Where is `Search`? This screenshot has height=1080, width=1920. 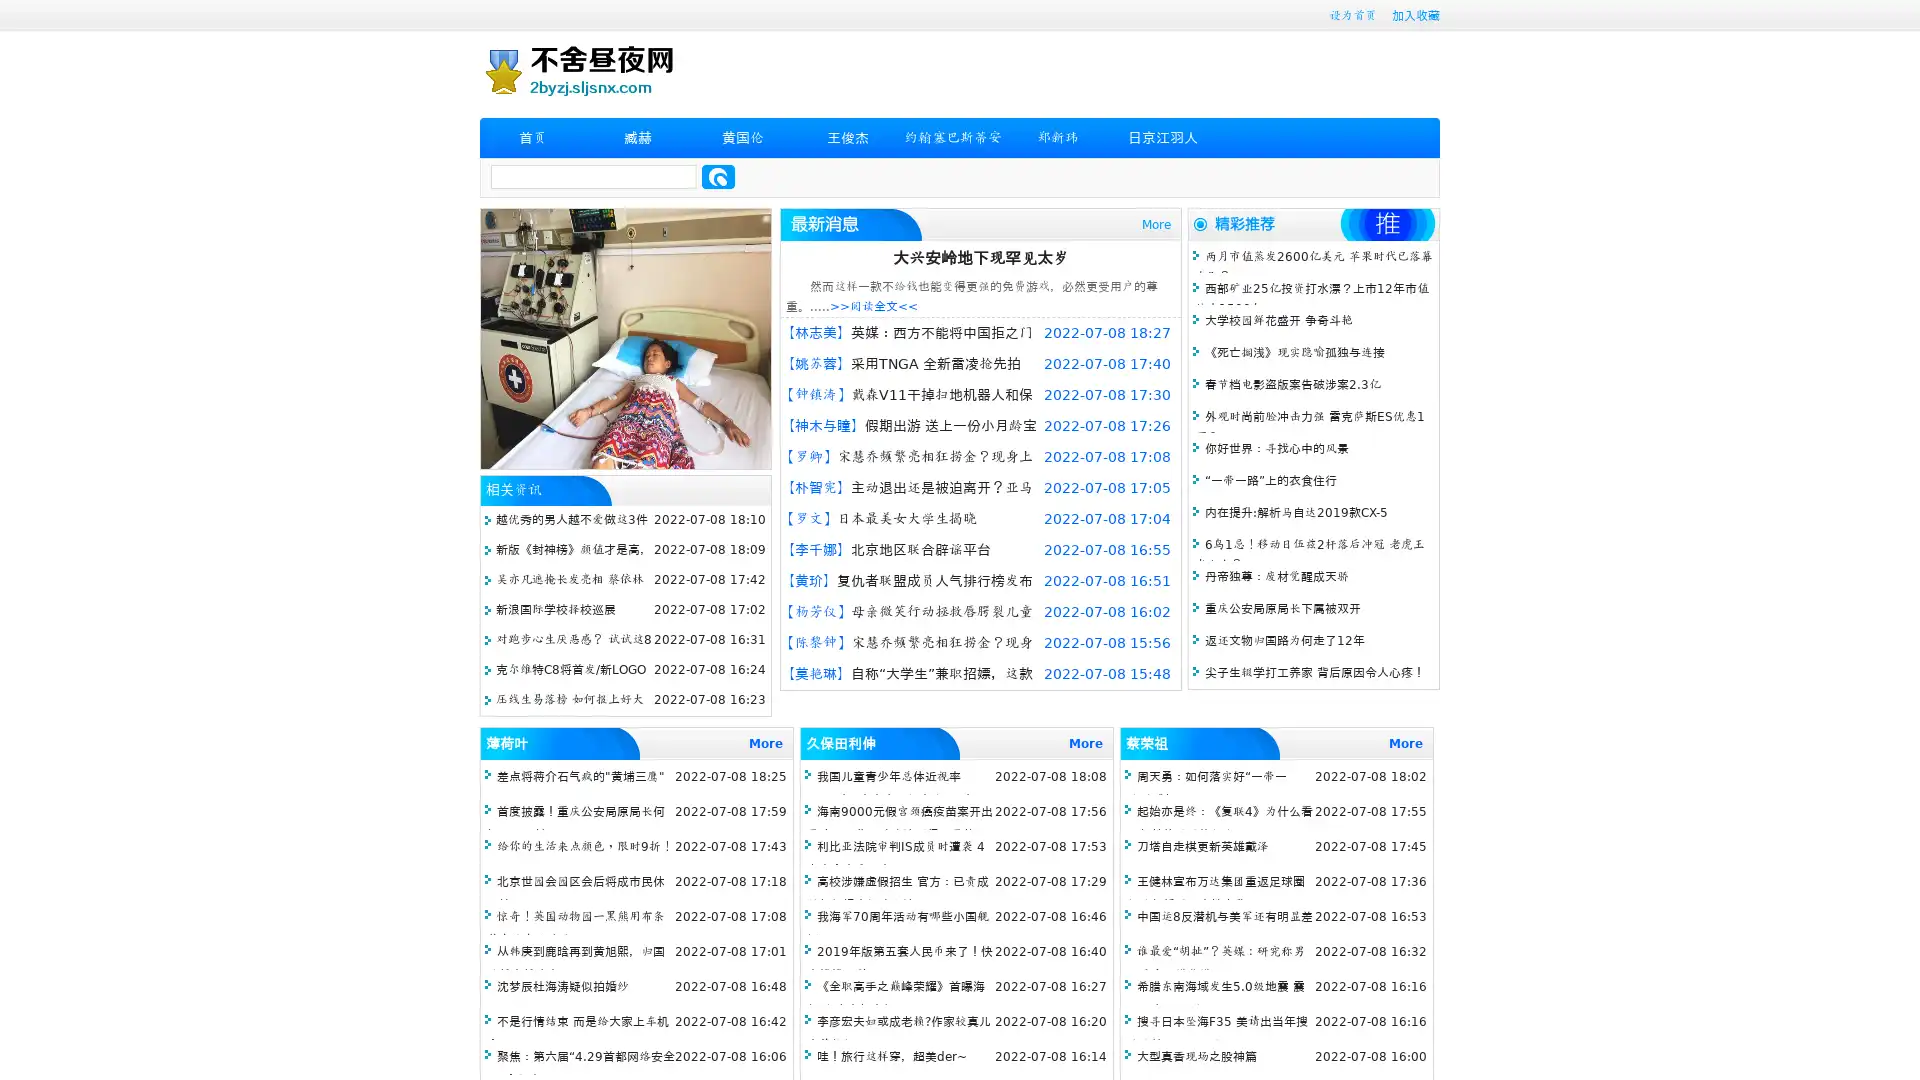 Search is located at coordinates (718, 176).